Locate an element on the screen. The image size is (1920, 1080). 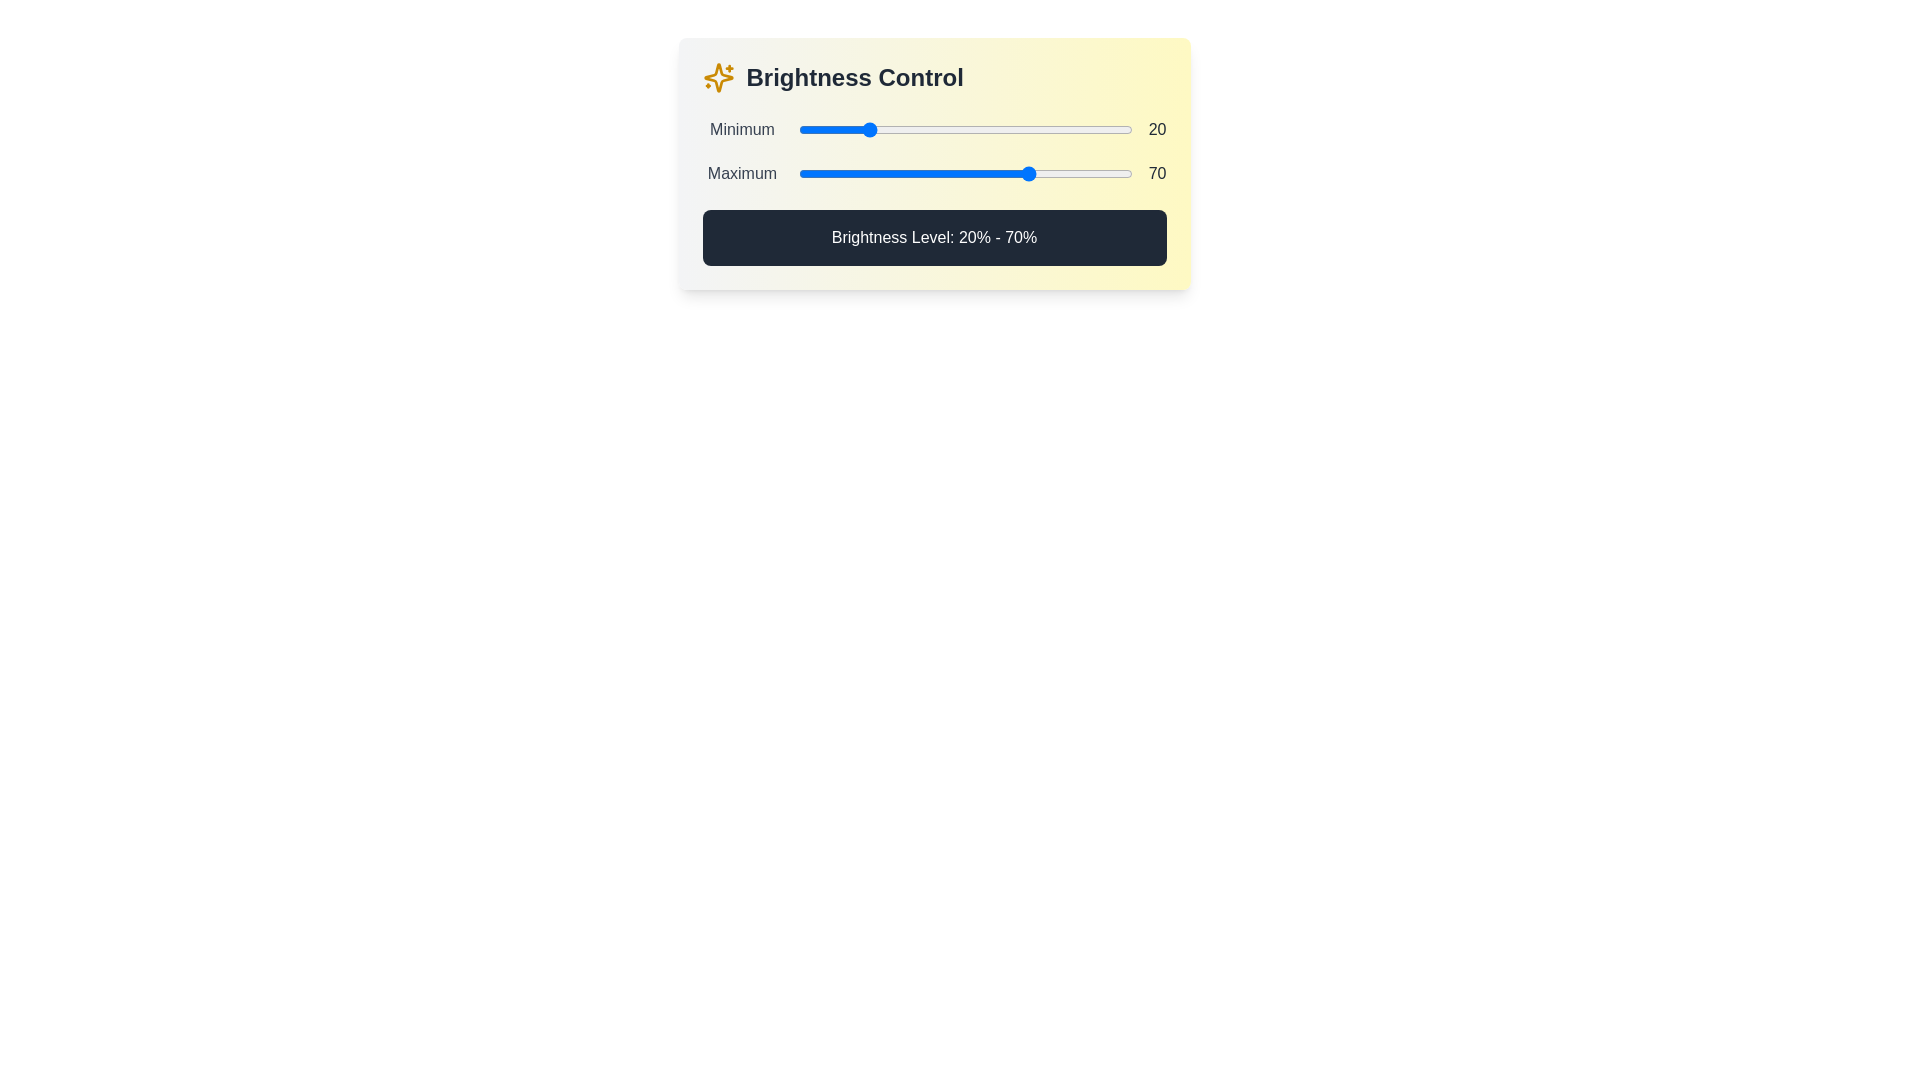
the minimum brightness level to 25% by interacting with the first slider is located at coordinates (881, 130).